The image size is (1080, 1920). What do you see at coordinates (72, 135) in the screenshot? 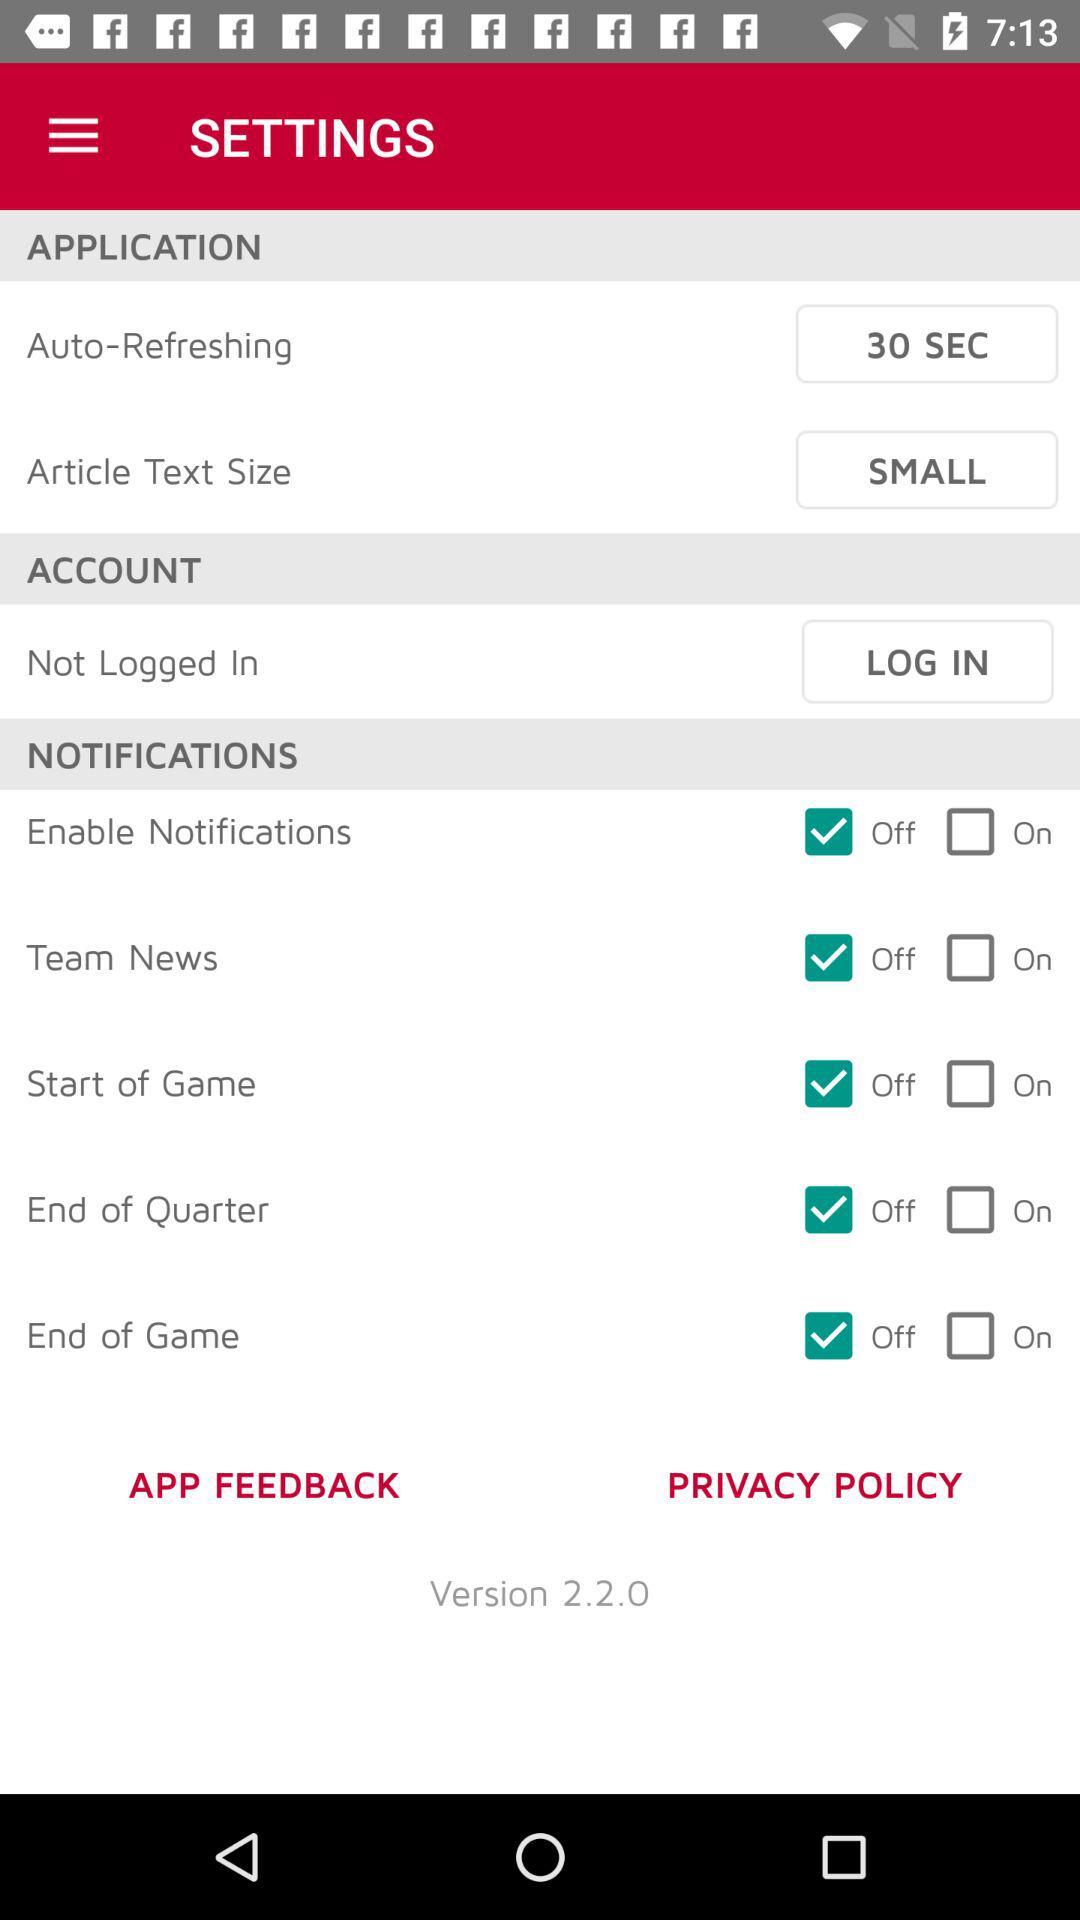
I see `item to the left of settings item` at bounding box center [72, 135].